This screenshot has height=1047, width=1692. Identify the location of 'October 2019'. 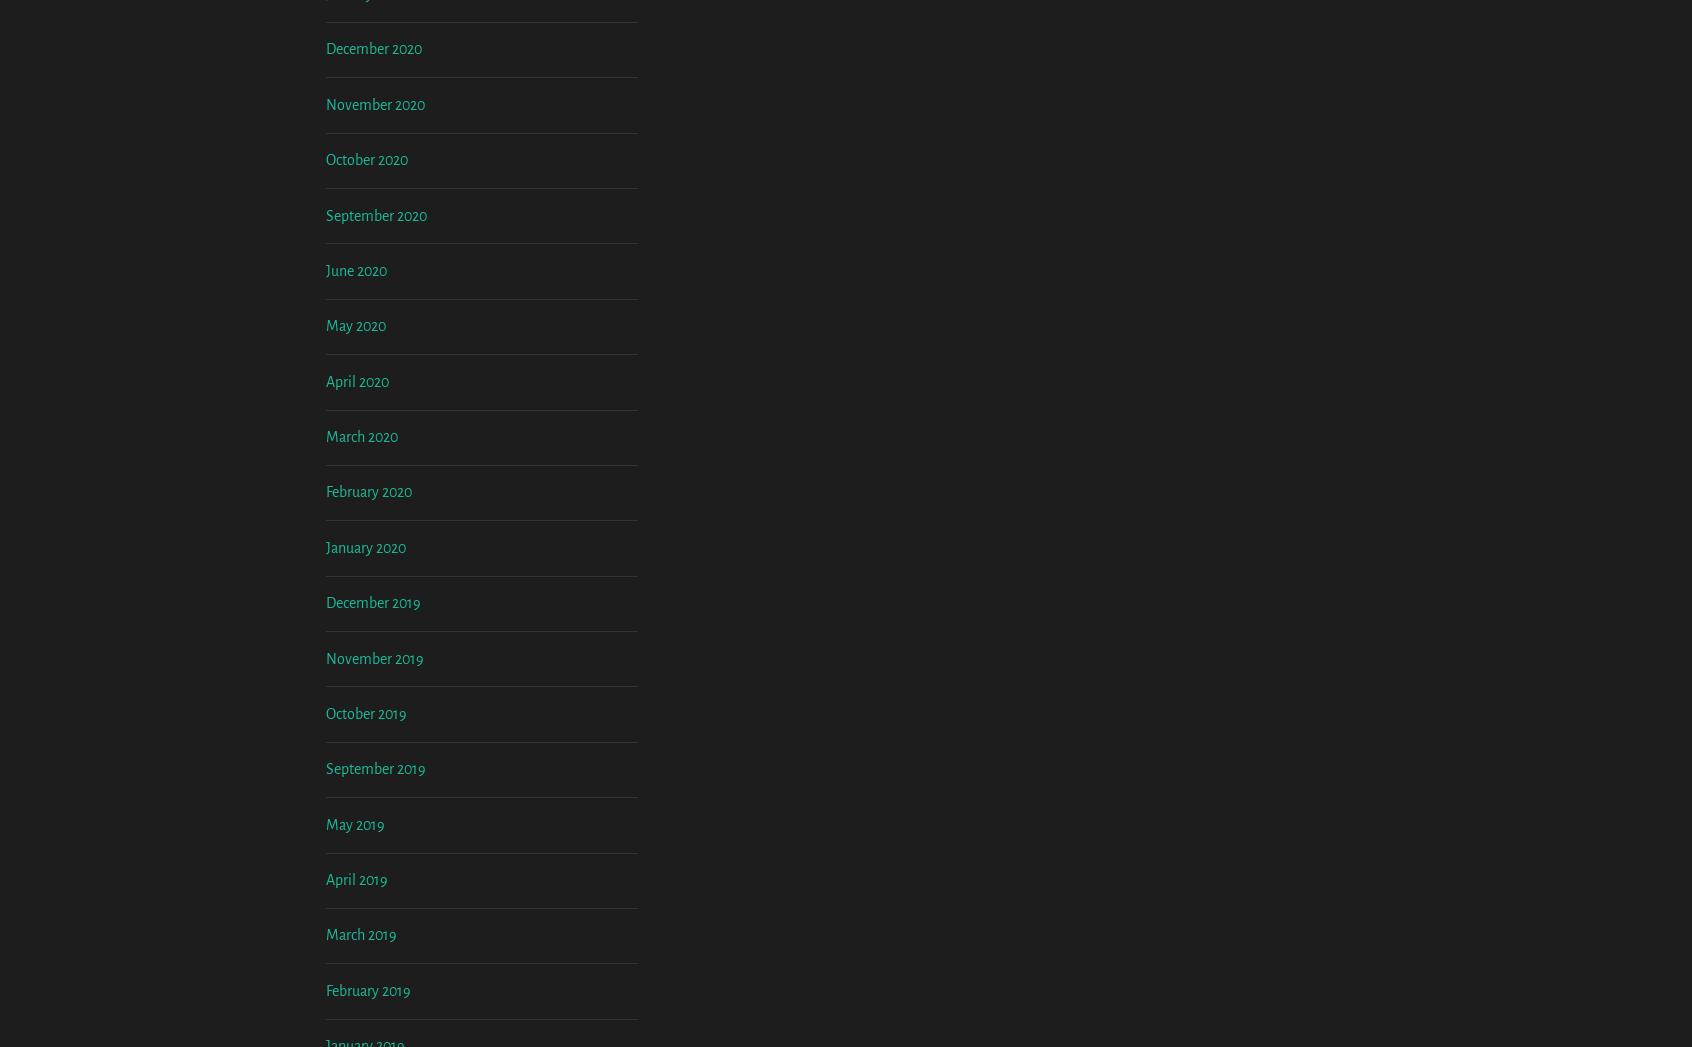
(366, 877).